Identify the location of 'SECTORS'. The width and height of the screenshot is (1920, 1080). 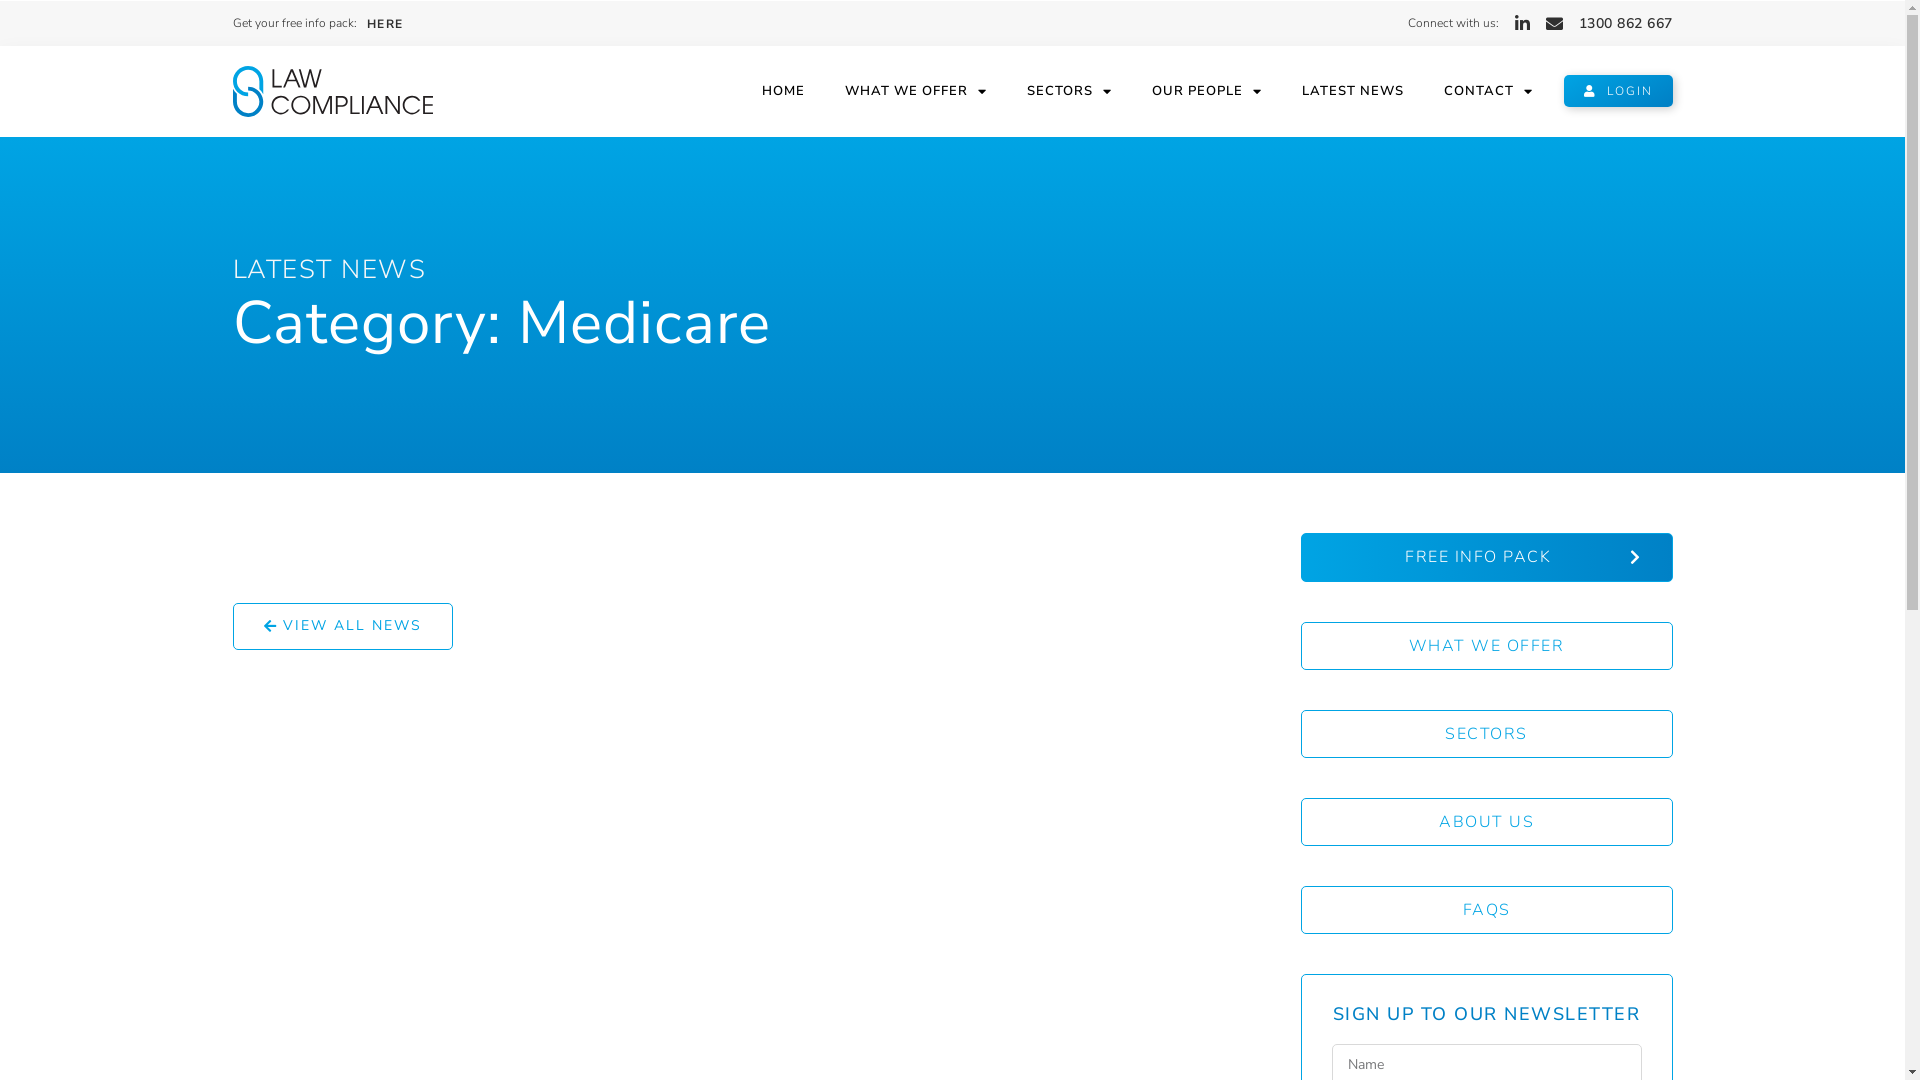
(1486, 733).